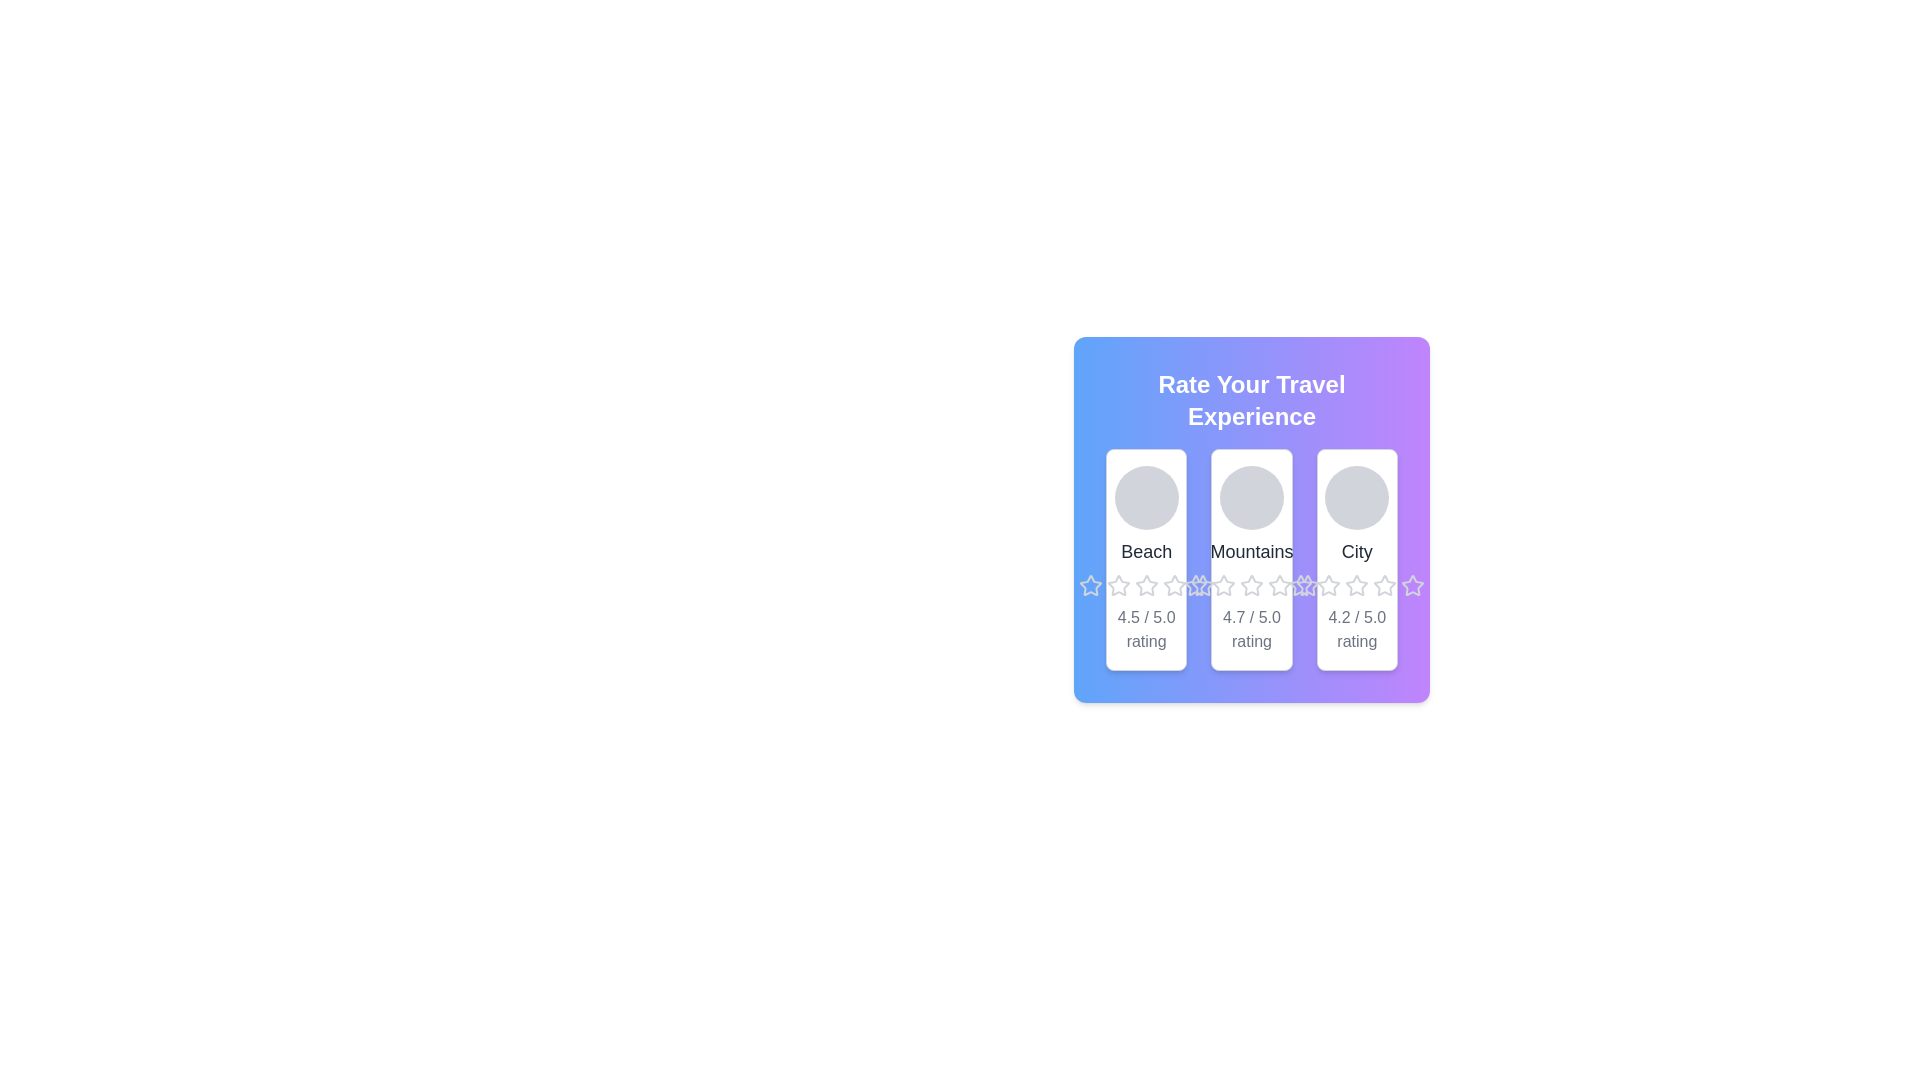 This screenshot has height=1080, width=1920. I want to click on the second star in the five-star rating section, so click(1301, 585).